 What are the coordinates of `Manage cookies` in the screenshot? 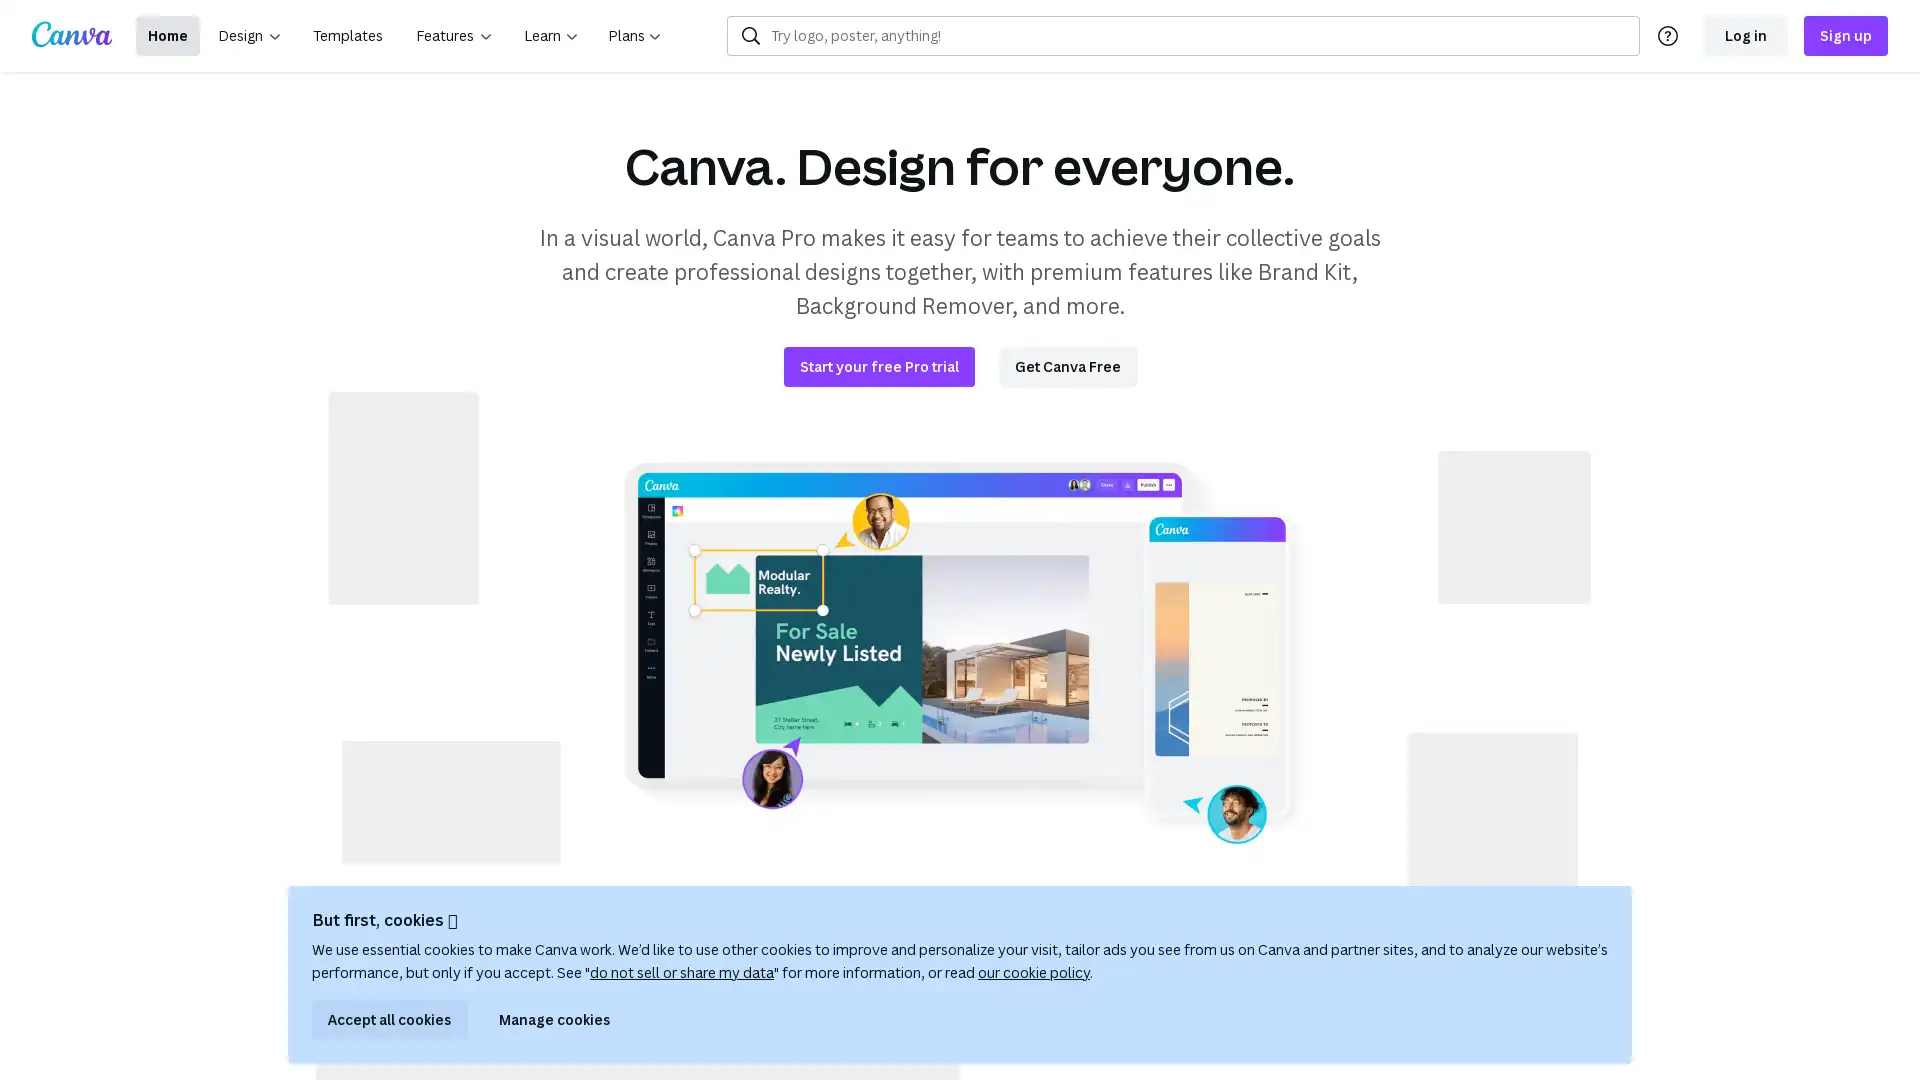 It's located at (554, 1019).